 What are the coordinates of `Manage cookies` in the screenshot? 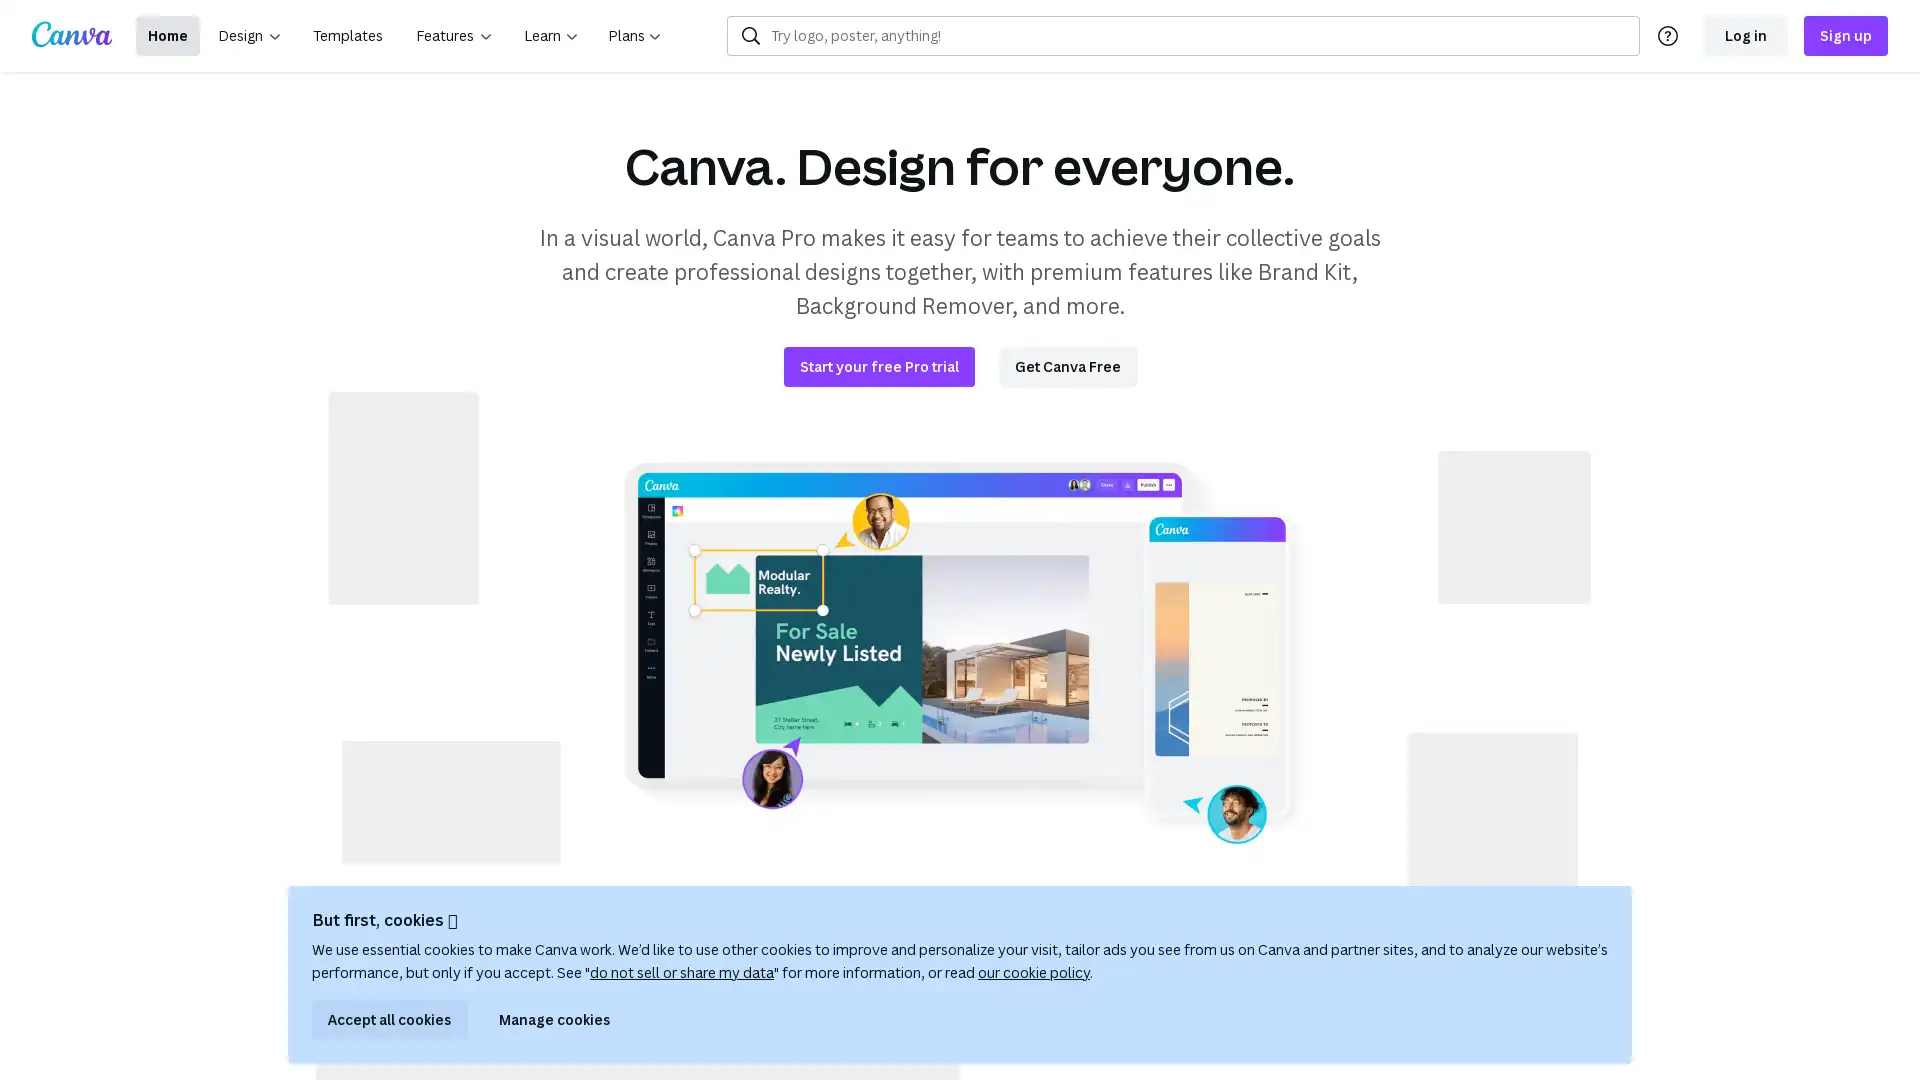 It's located at (554, 1019).